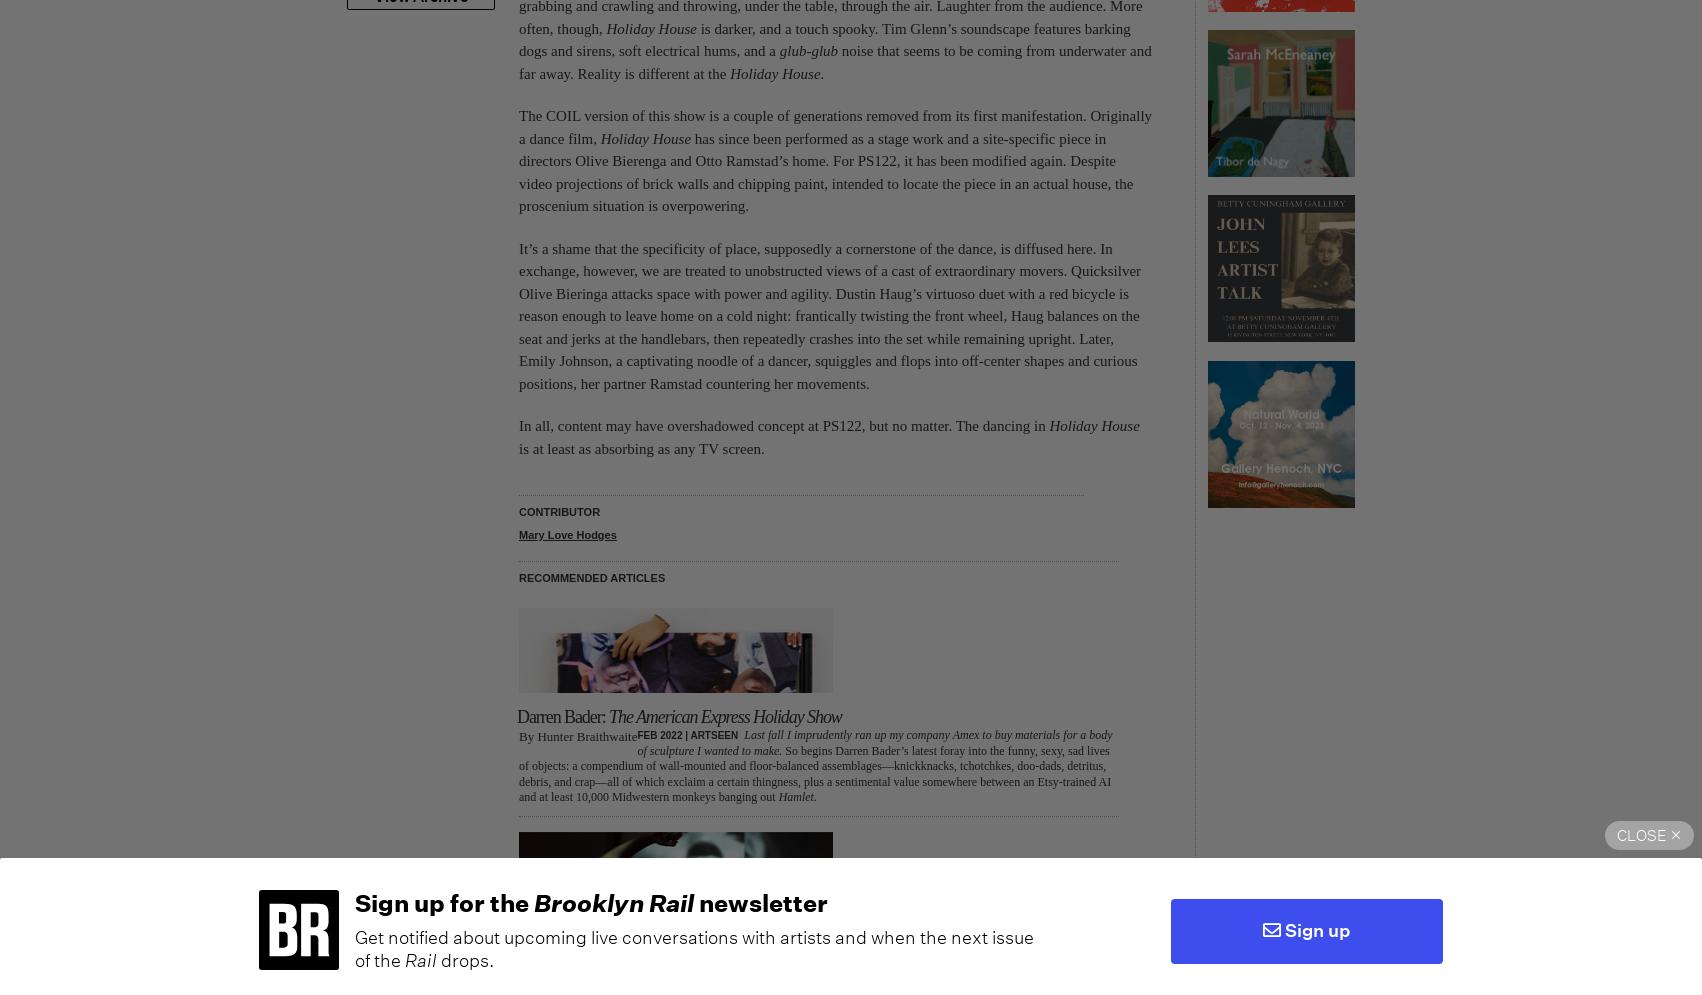 The height and width of the screenshot is (995, 1702). I want to click on 'Light and Desire', so click(516, 940).